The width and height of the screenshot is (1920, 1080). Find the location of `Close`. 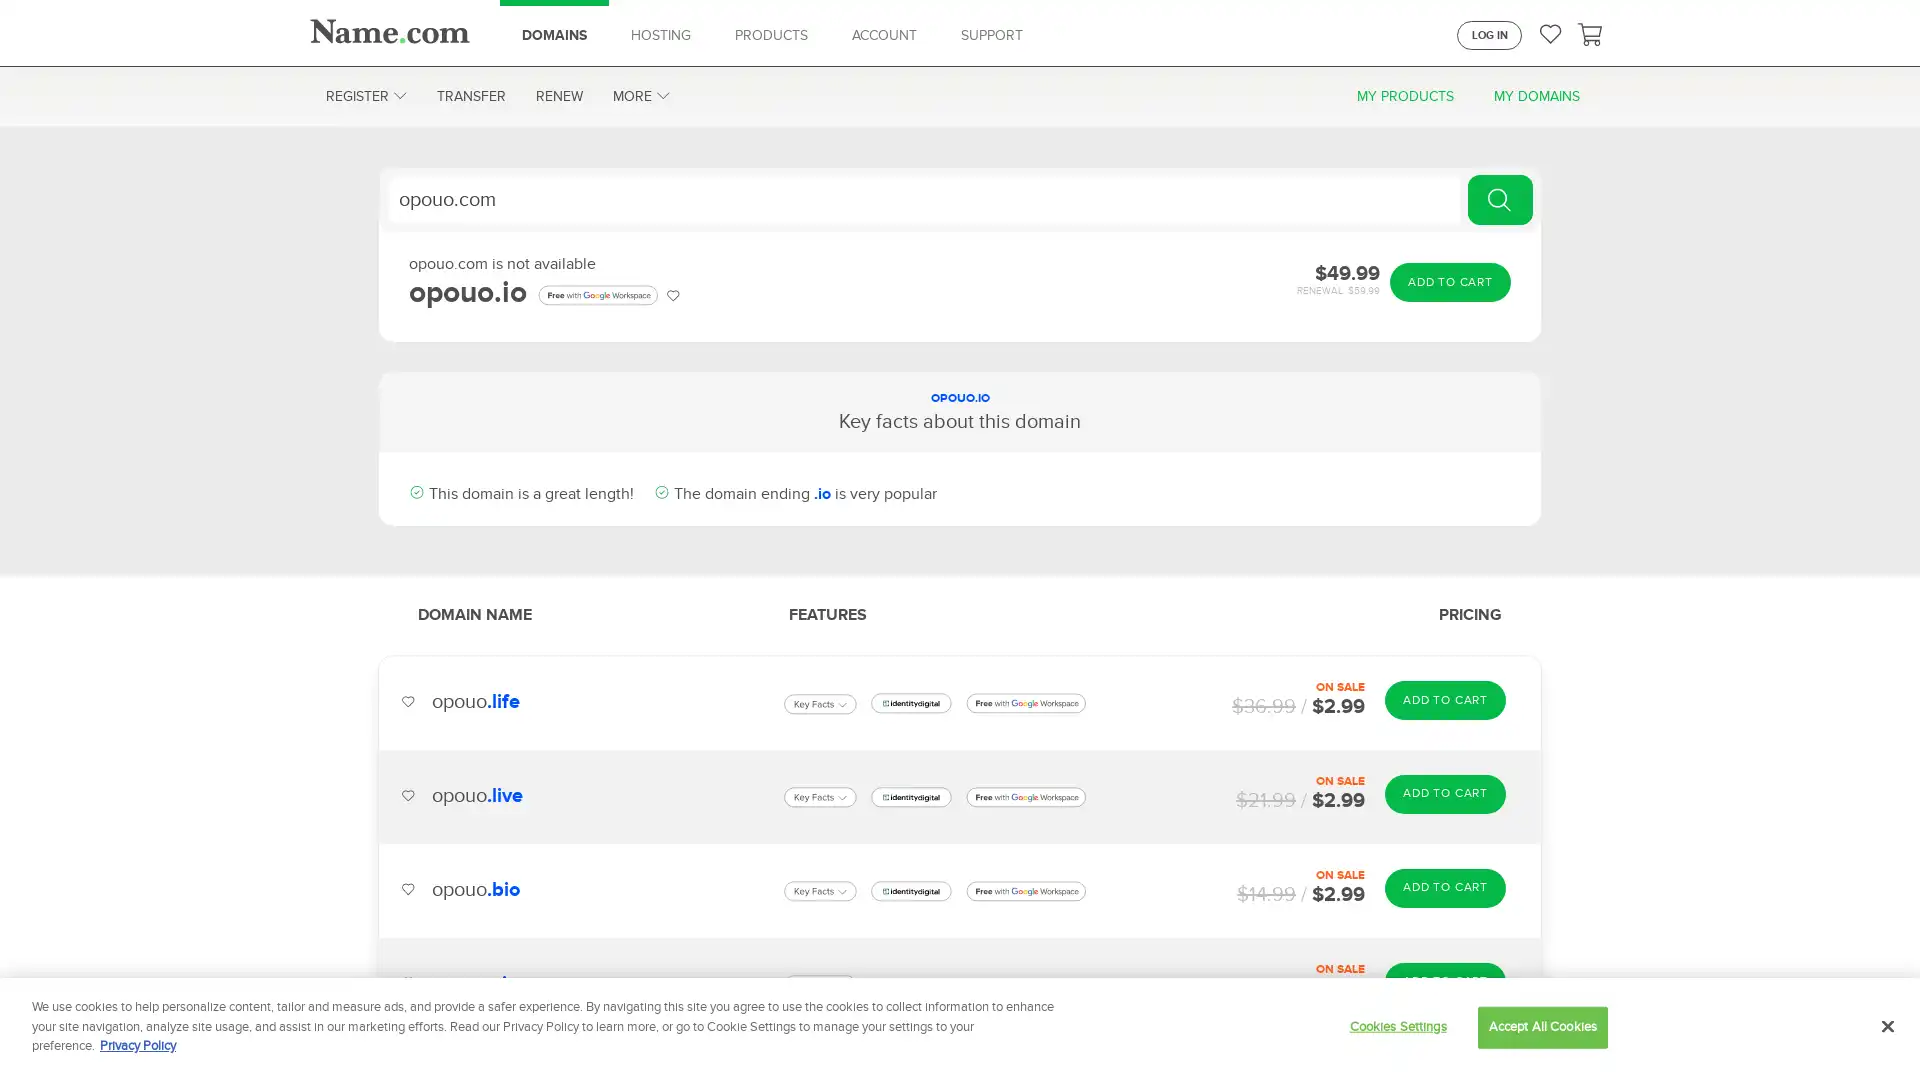

Close is located at coordinates (1886, 1026).